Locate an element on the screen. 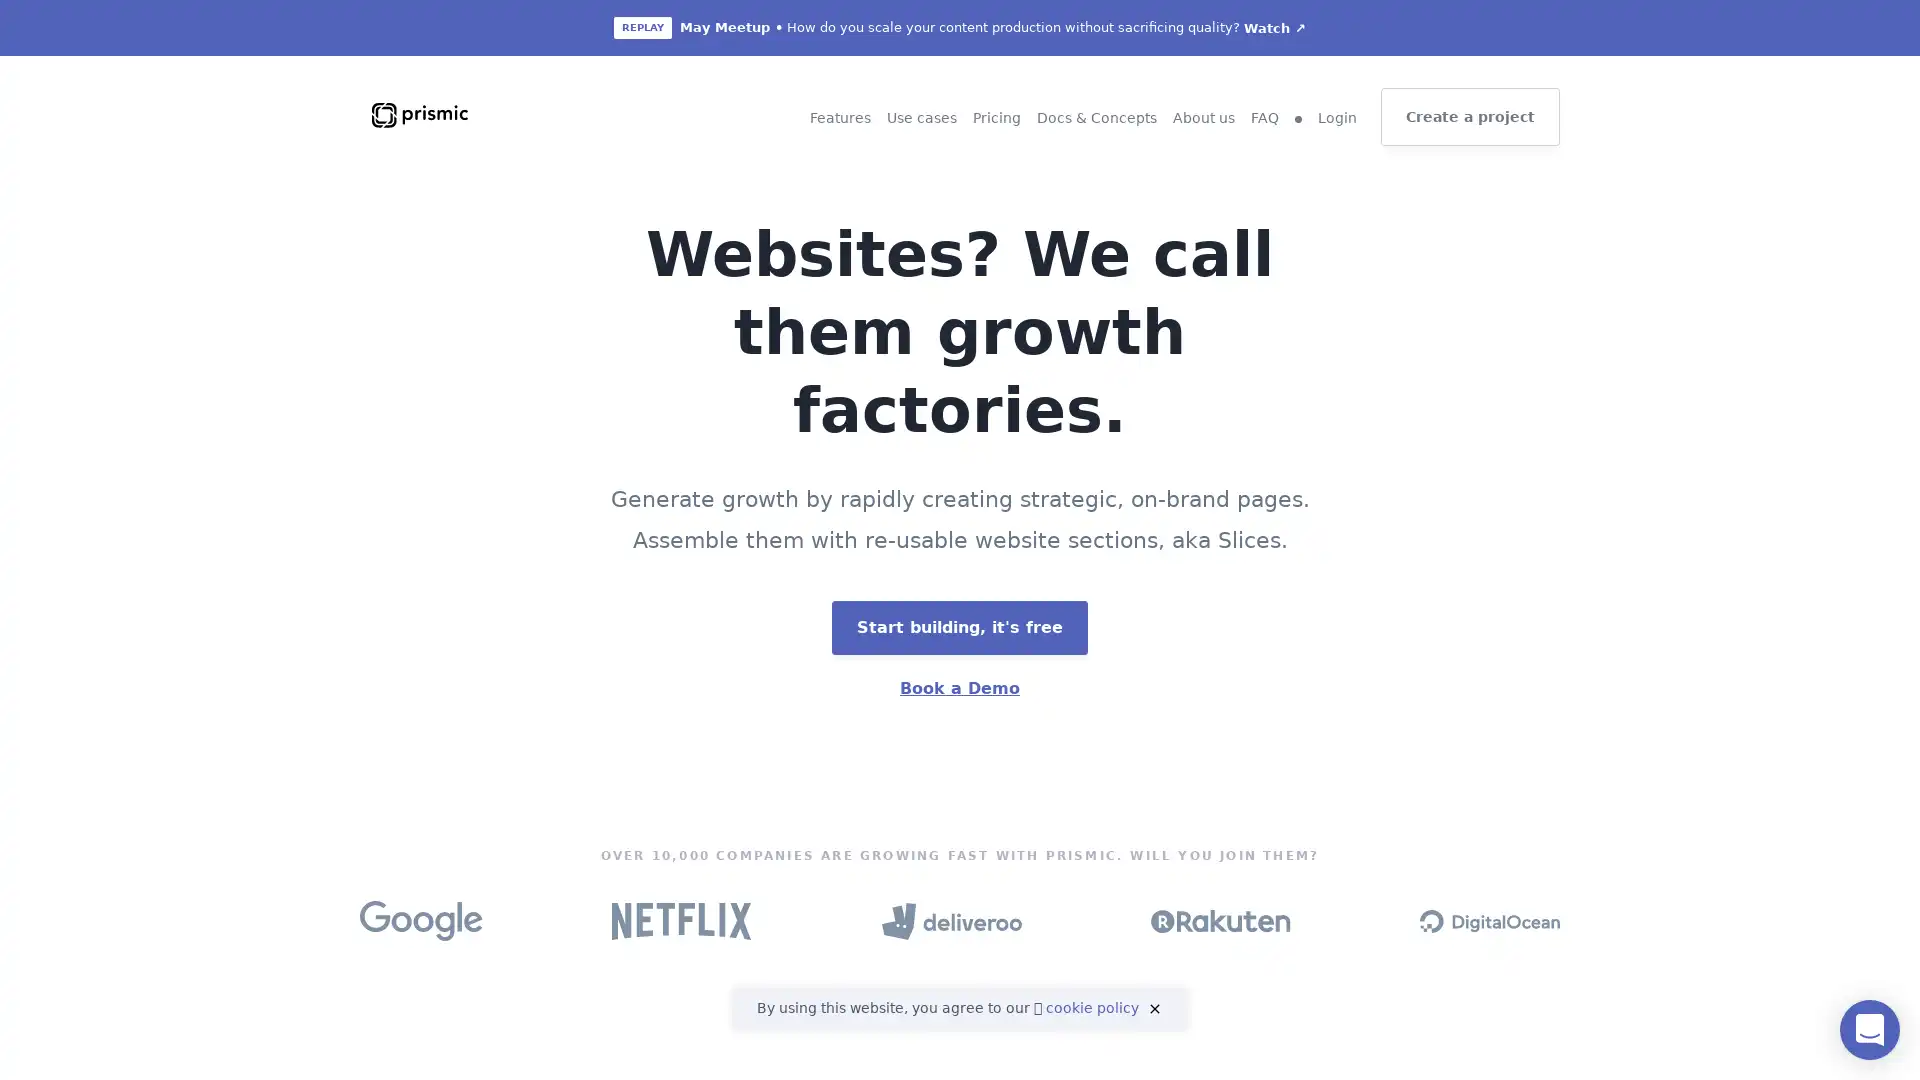 The height and width of the screenshot is (1080, 1920). close is located at coordinates (1155, 1009).